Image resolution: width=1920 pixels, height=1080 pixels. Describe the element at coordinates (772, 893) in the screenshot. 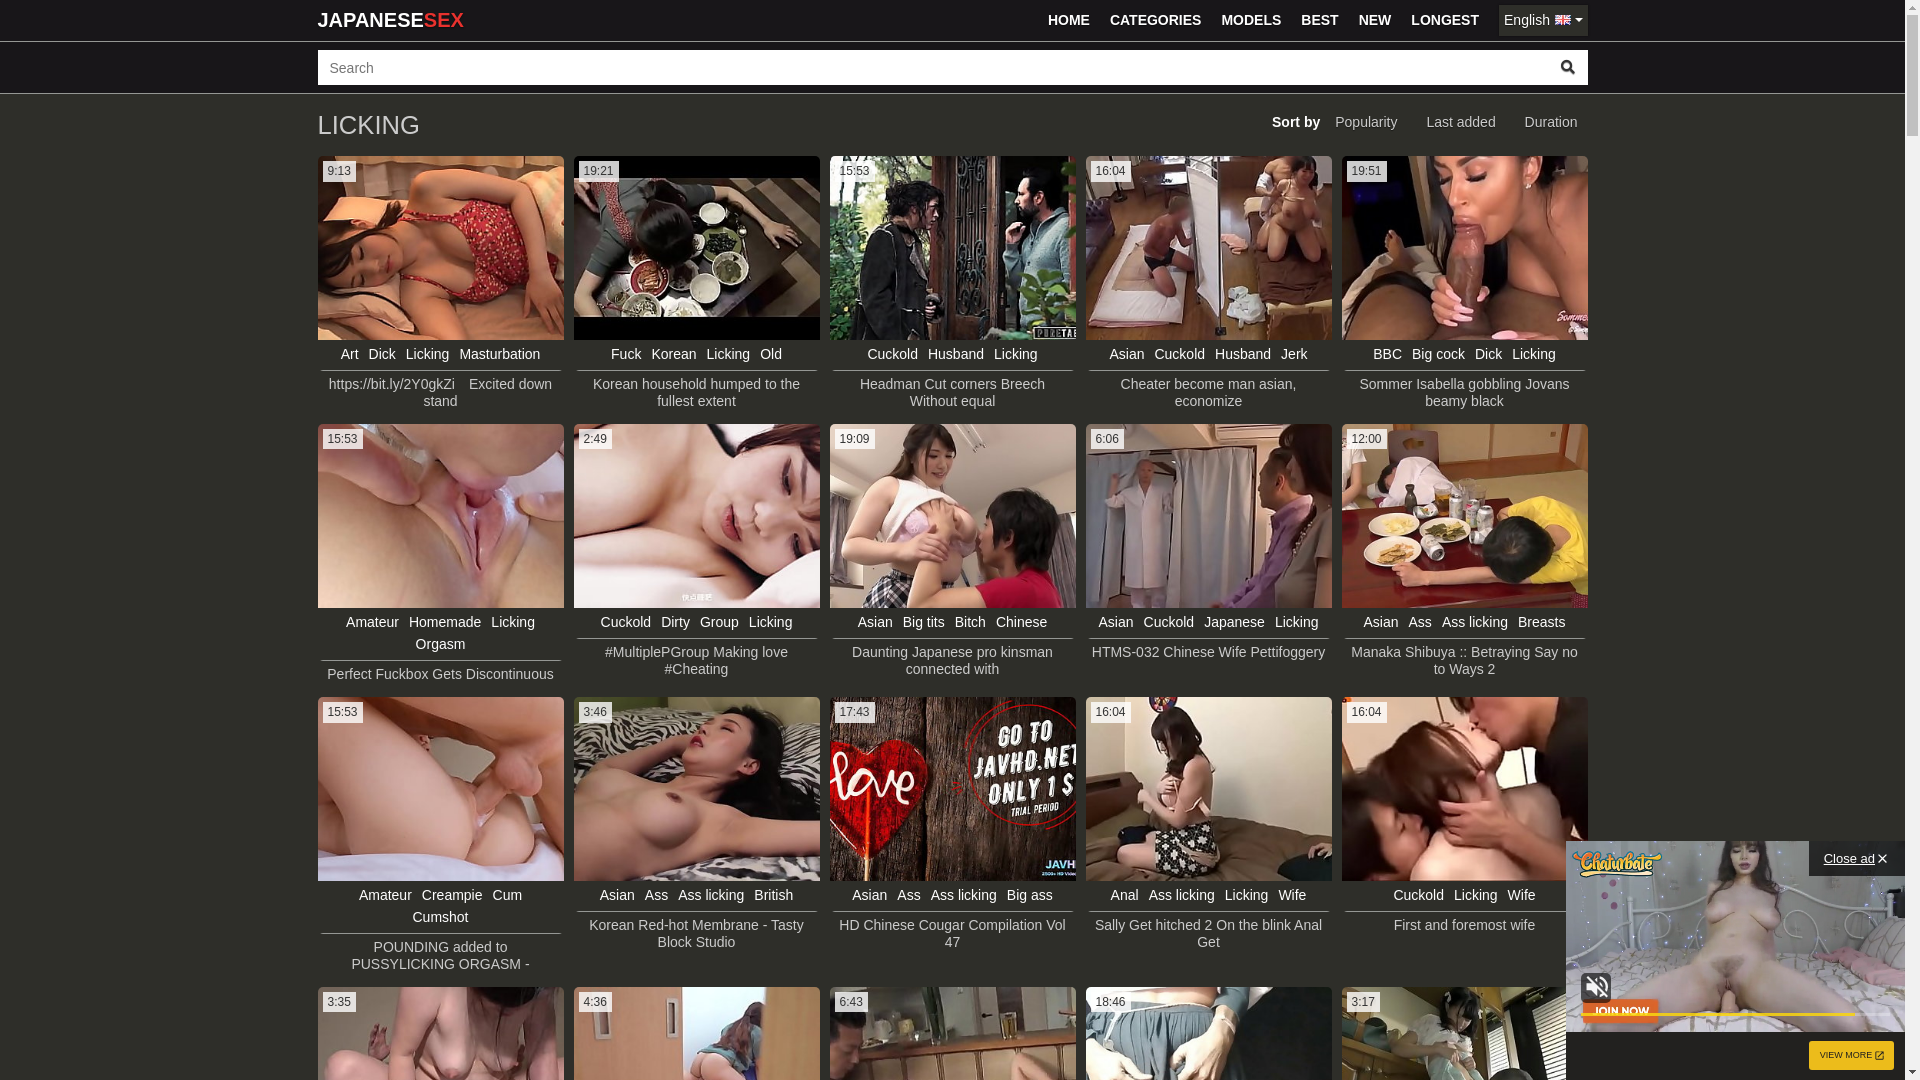

I see `'British'` at that location.